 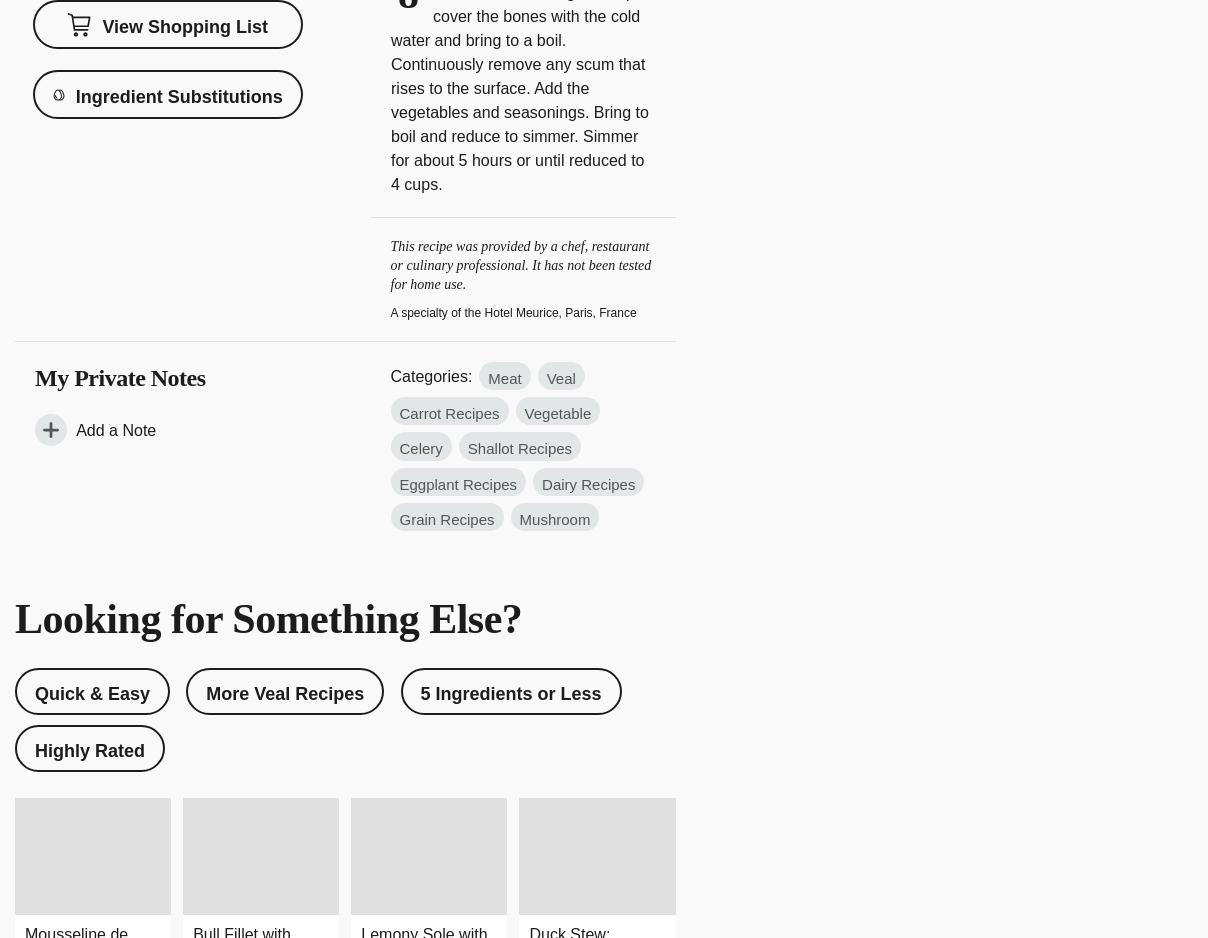 What do you see at coordinates (284, 692) in the screenshot?
I see `'More Veal Recipes'` at bounding box center [284, 692].